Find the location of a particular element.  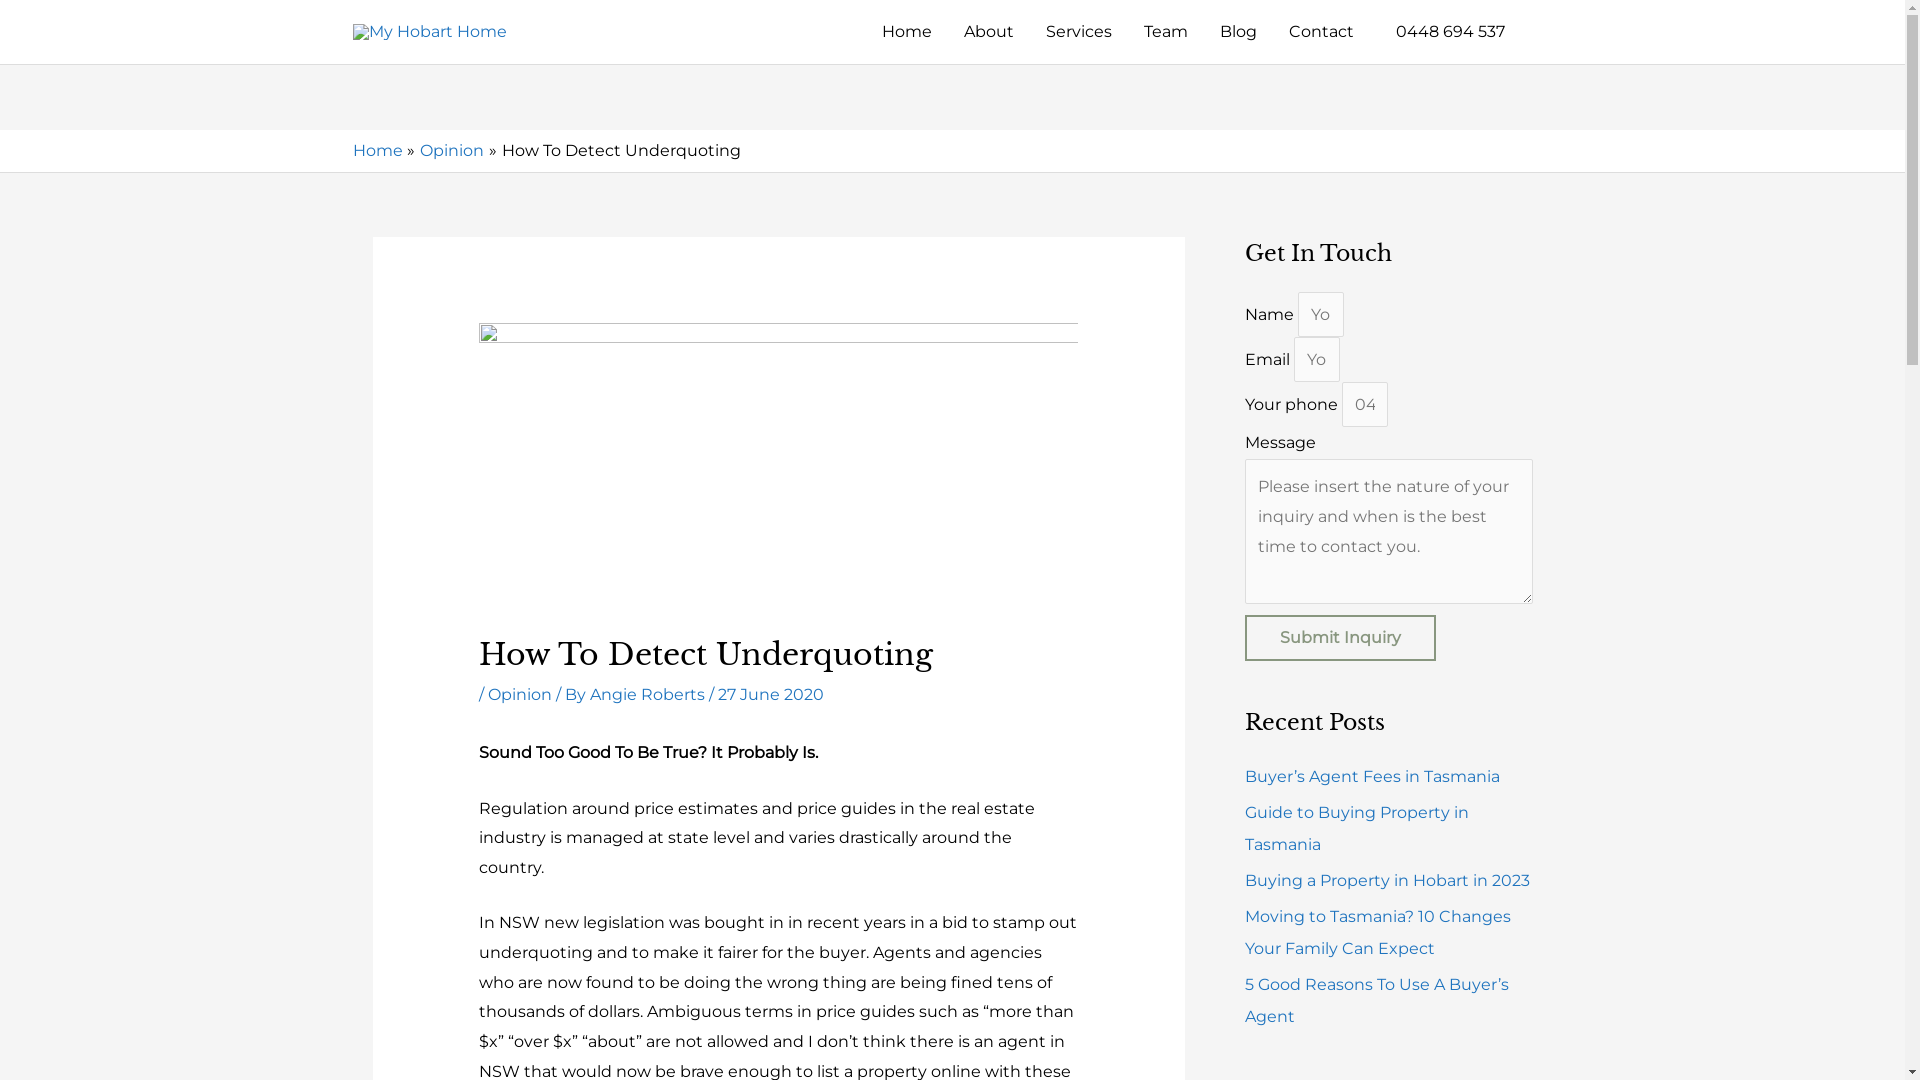

'Home' is located at coordinates (906, 31).